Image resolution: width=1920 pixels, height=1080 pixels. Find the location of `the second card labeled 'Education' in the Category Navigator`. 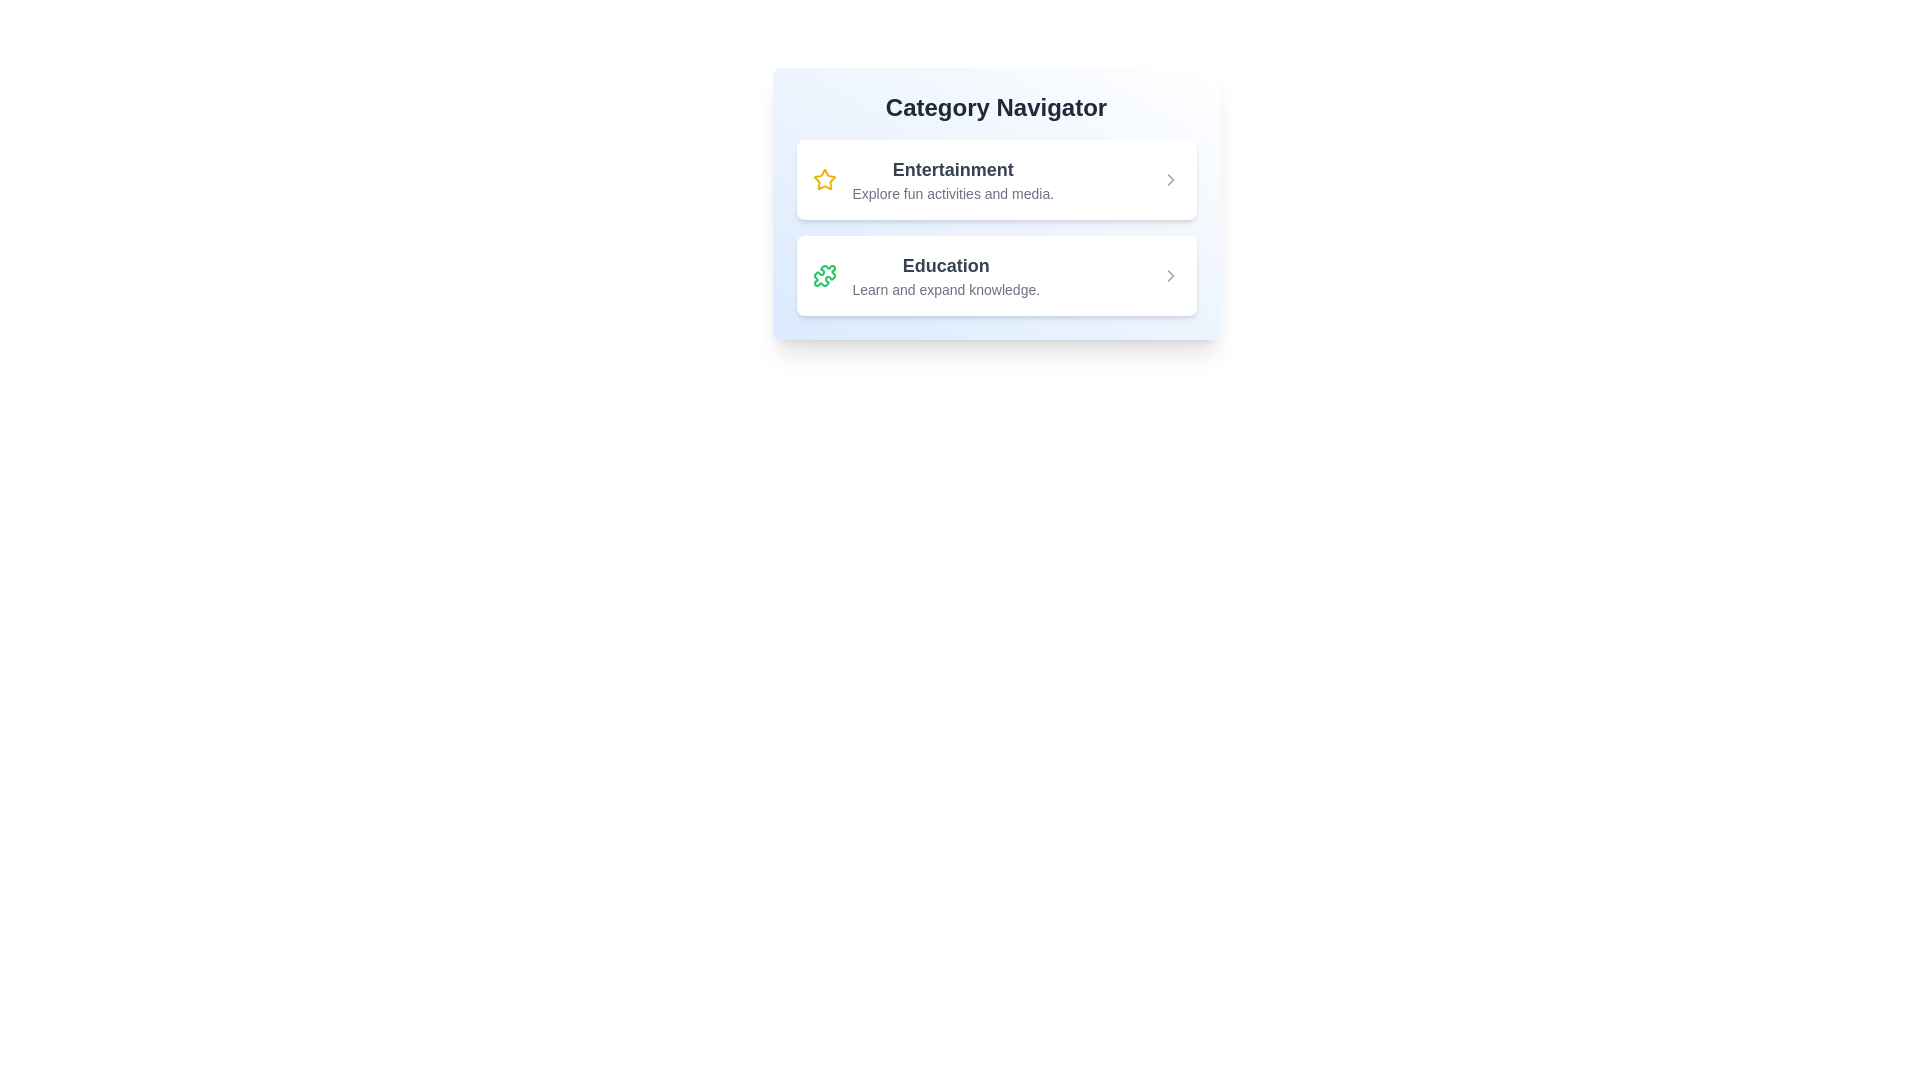

the second card labeled 'Education' in the Category Navigator is located at coordinates (996, 276).